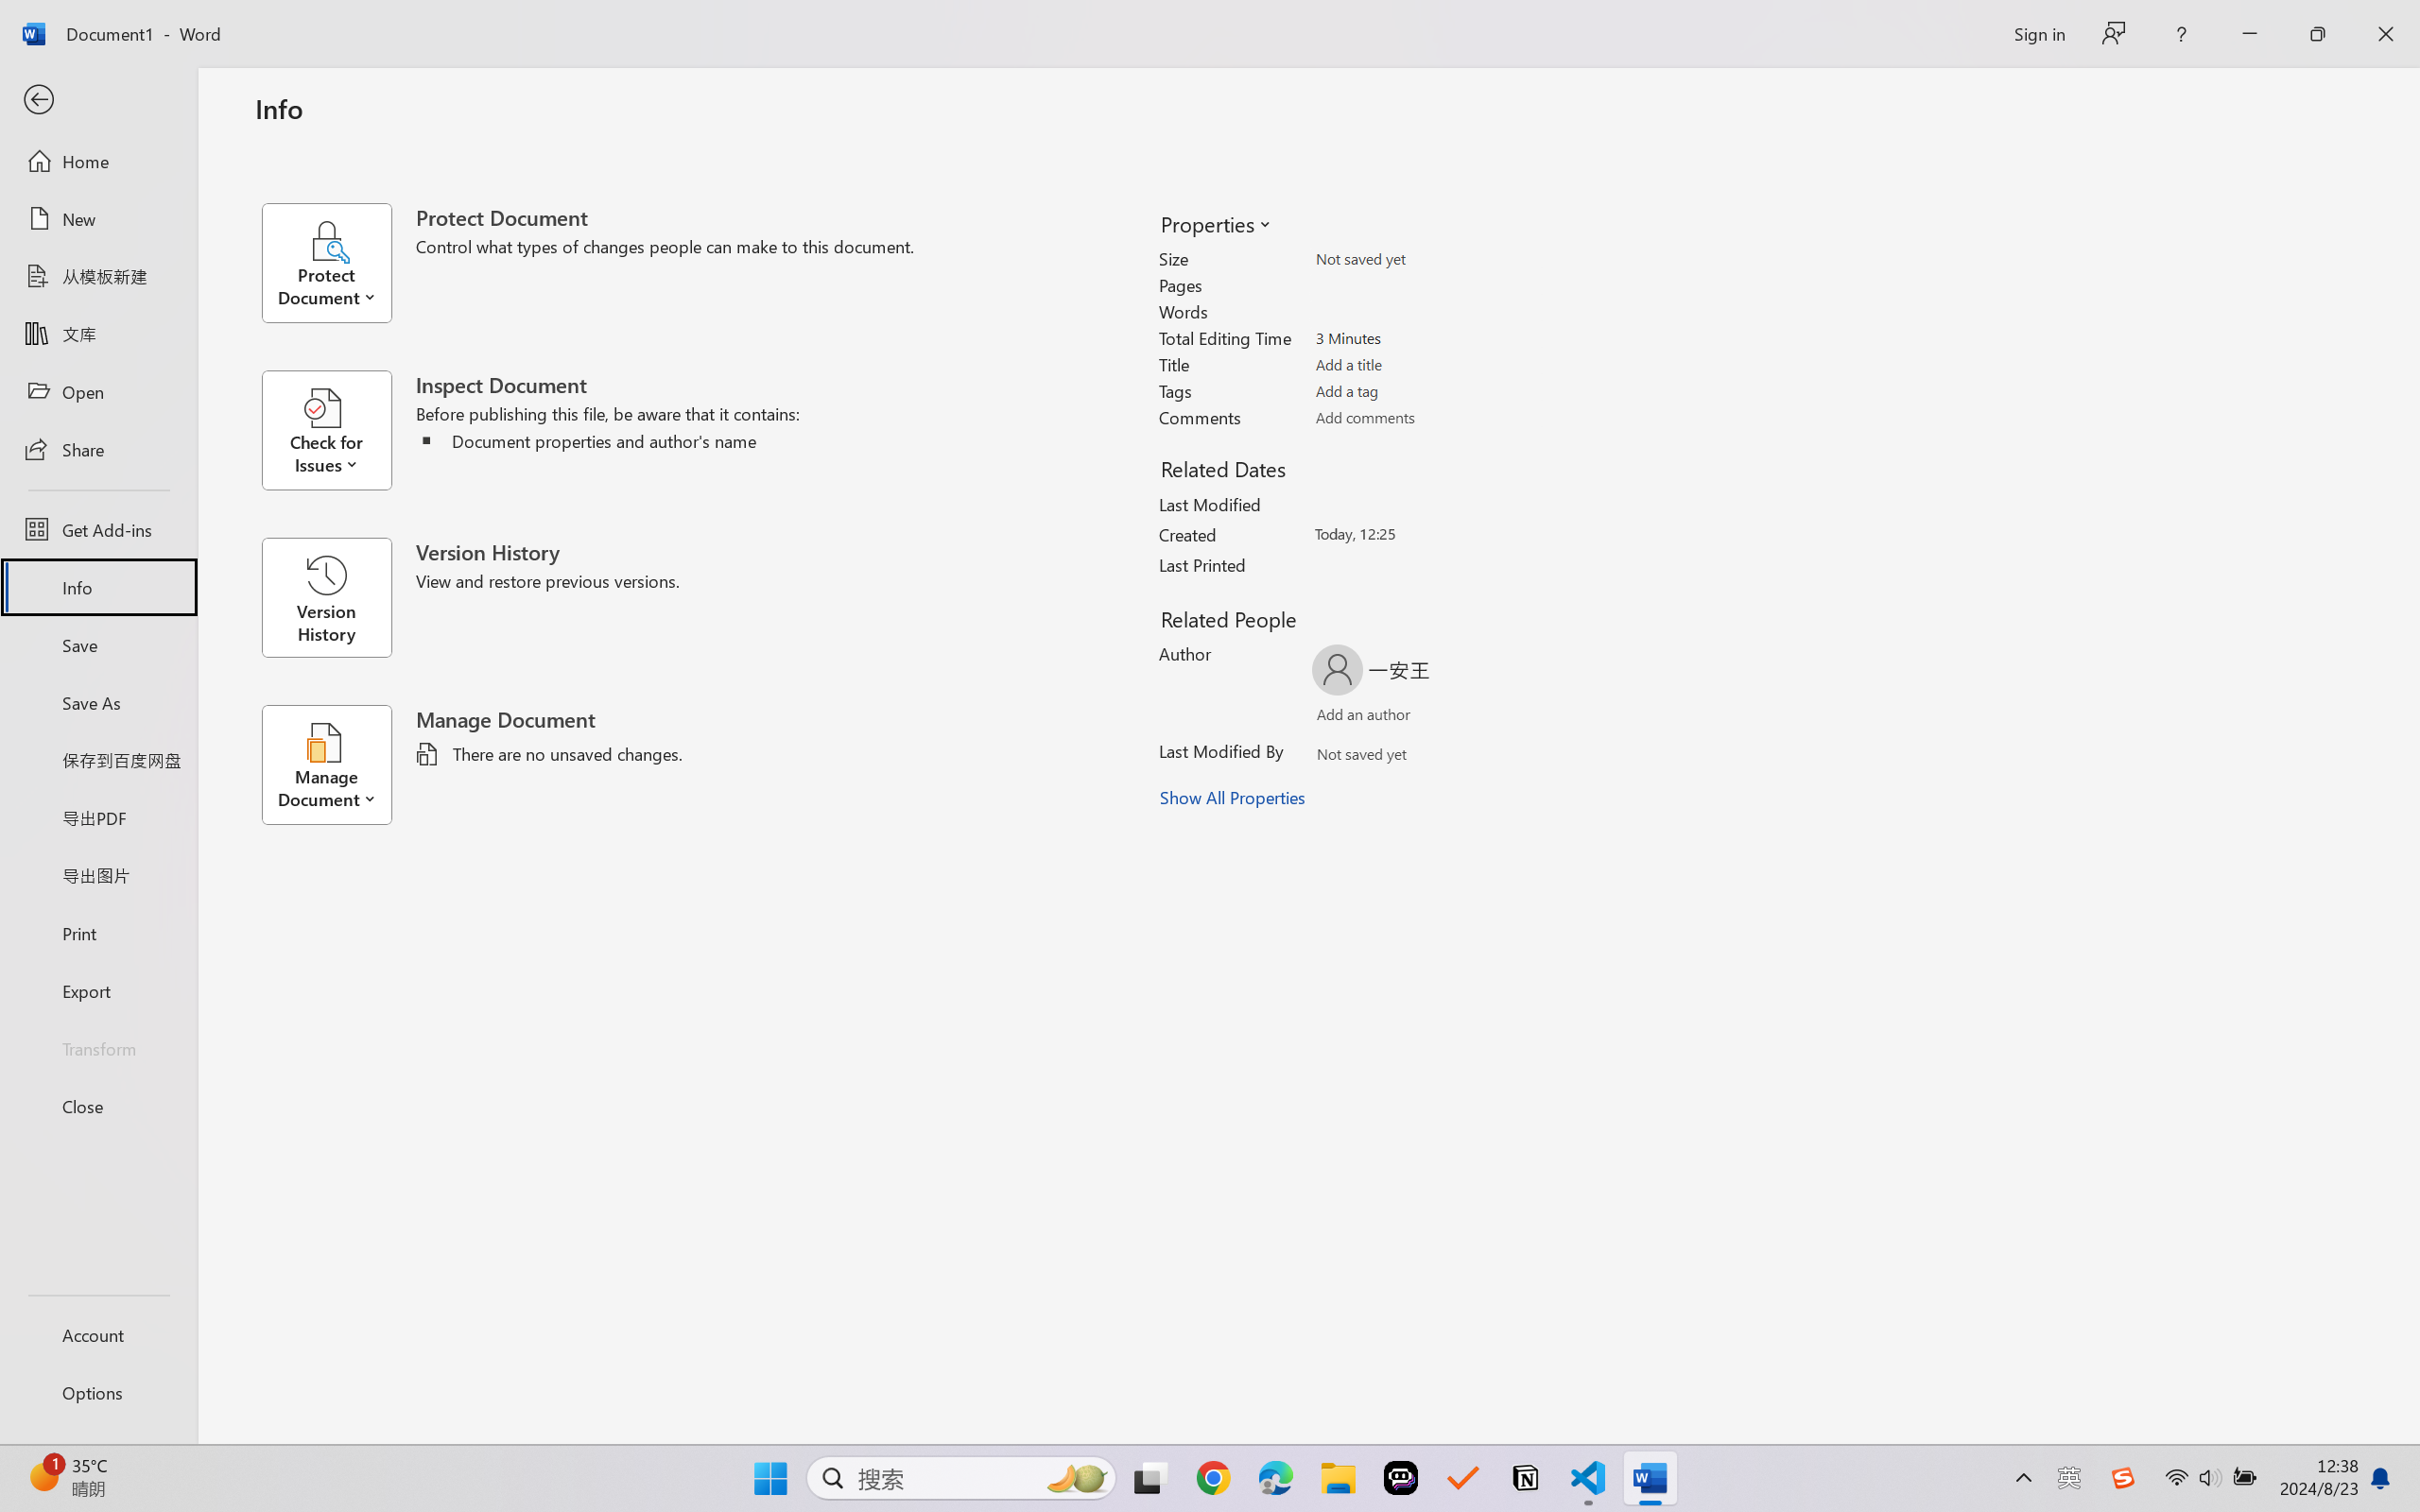 This screenshot has height=1512, width=2420. What do you see at coordinates (97, 1046) in the screenshot?
I see `'Transform'` at bounding box center [97, 1046].